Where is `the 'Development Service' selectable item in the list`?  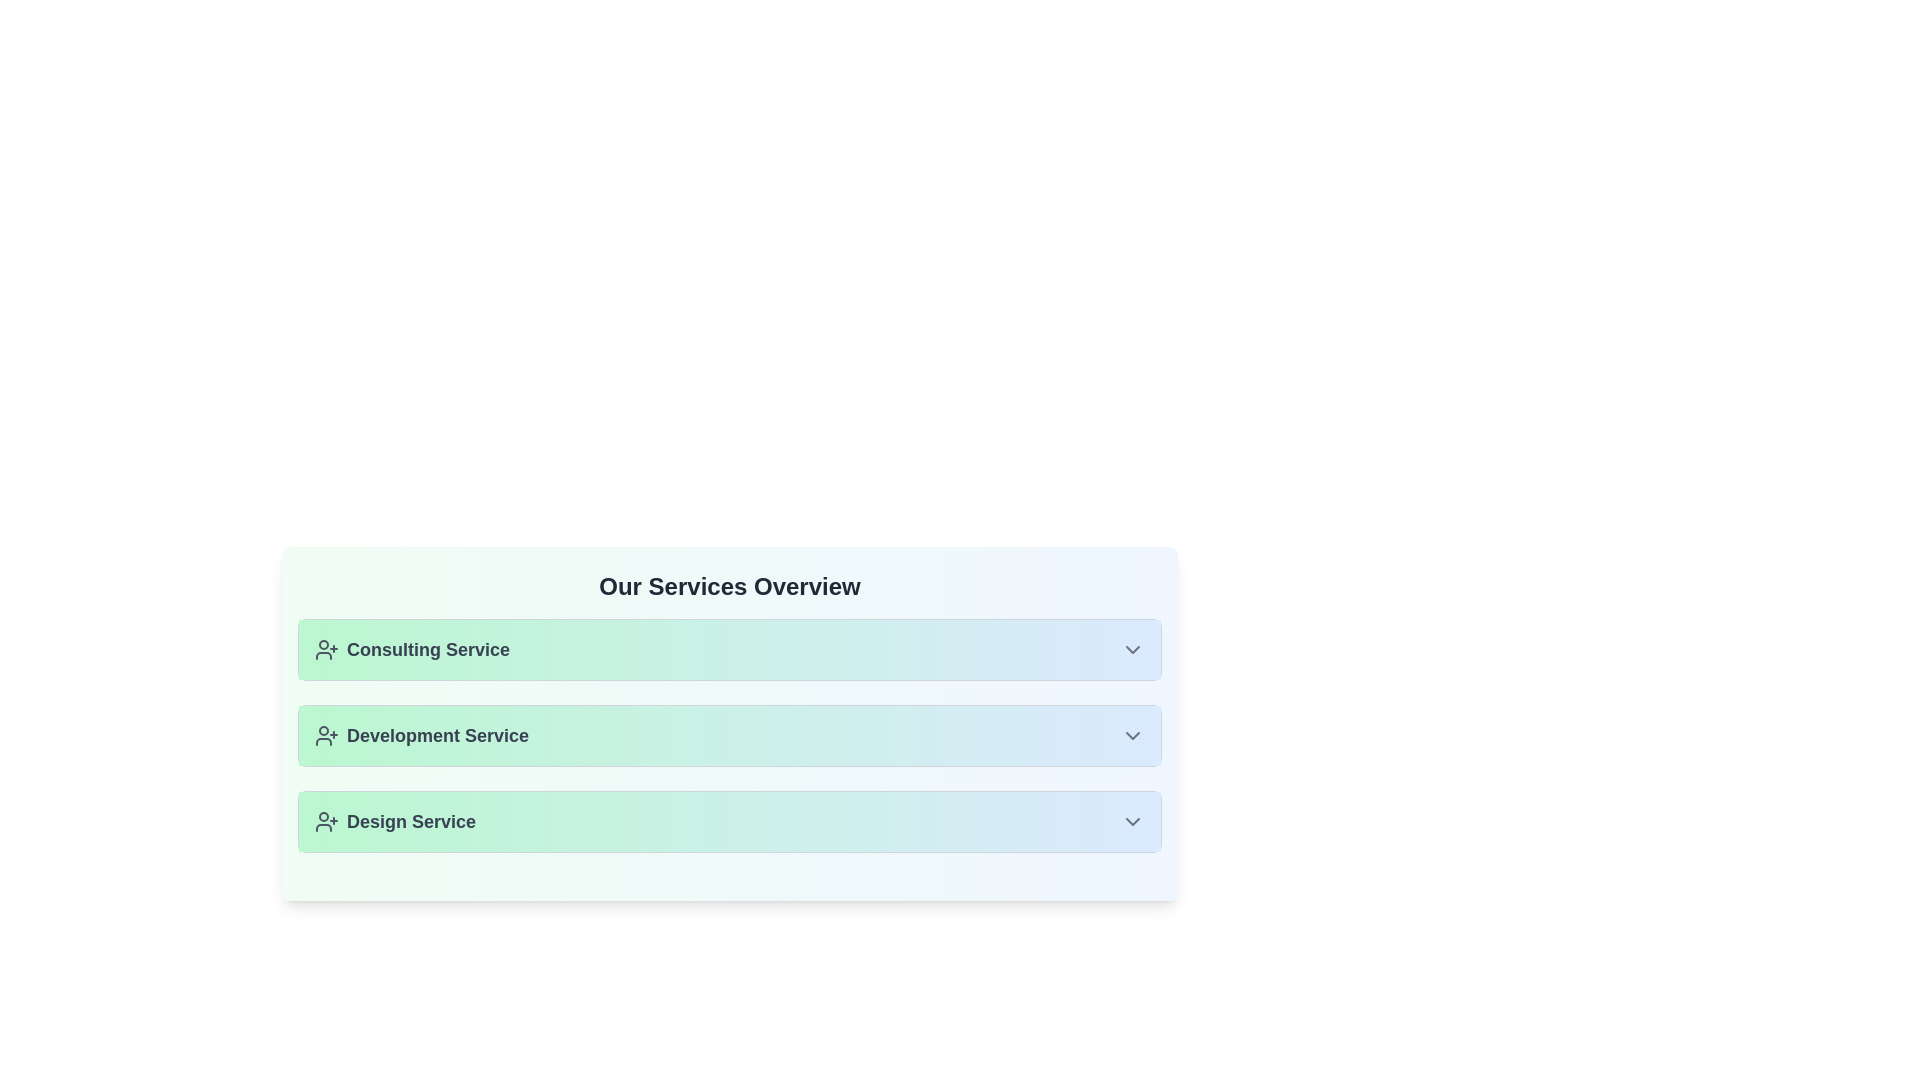
the 'Development Service' selectable item in the list is located at coordinates (728, 736).